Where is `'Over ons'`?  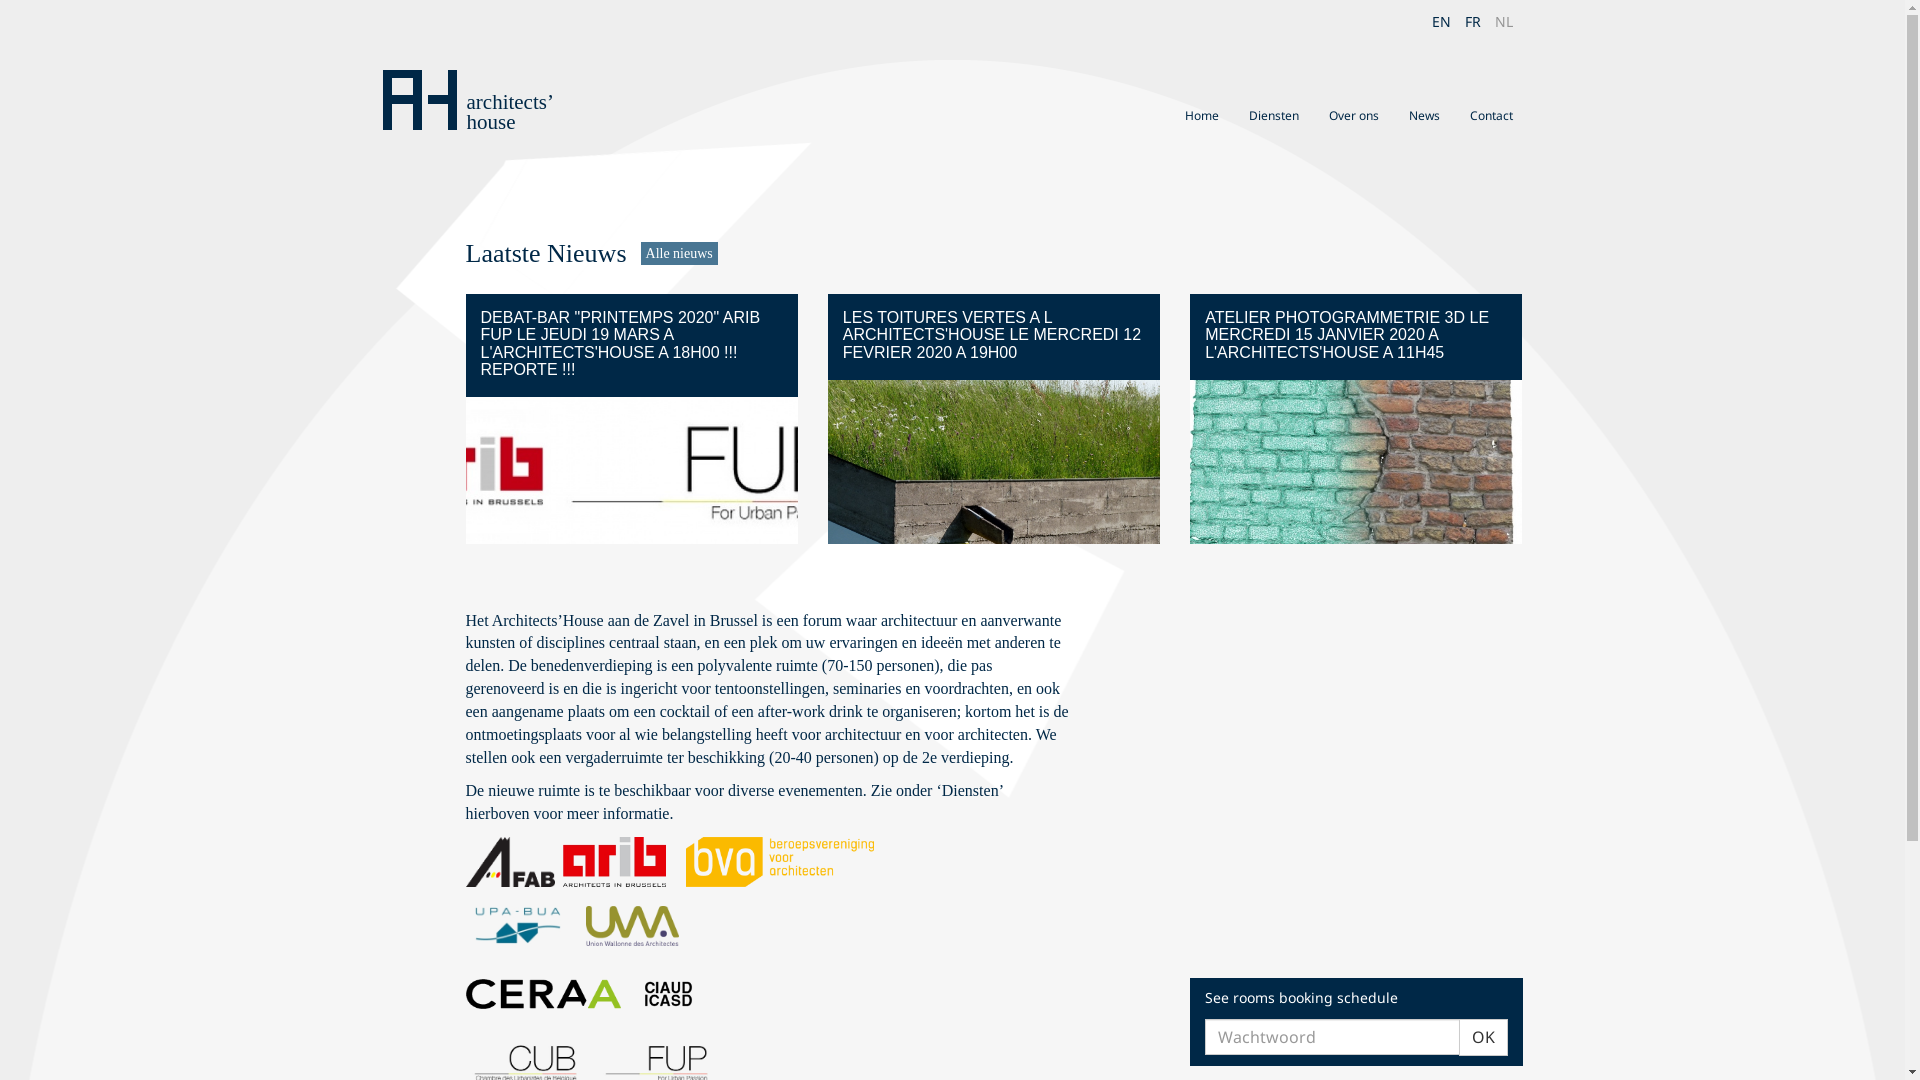 'Over ons' is located at coordinates (1353, 115).